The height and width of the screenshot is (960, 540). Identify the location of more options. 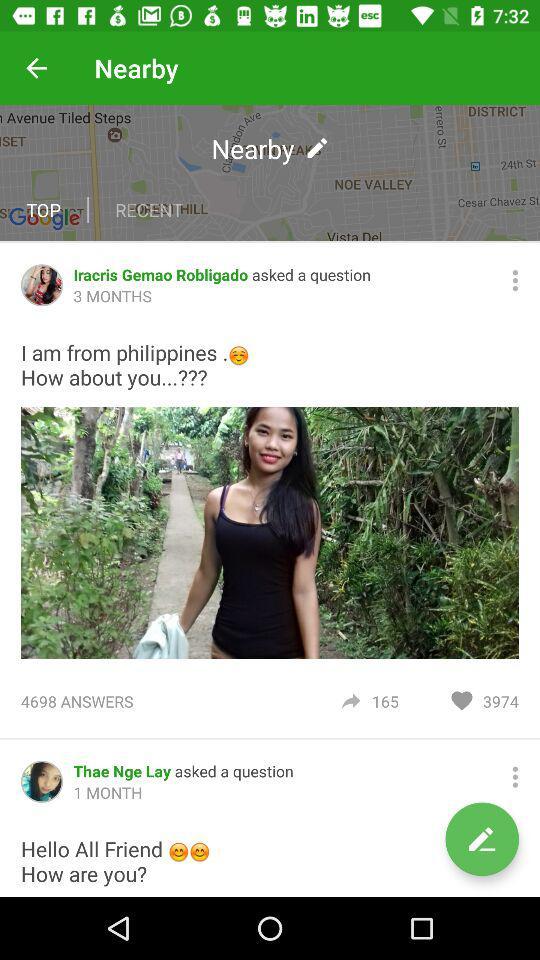
(515, 776).